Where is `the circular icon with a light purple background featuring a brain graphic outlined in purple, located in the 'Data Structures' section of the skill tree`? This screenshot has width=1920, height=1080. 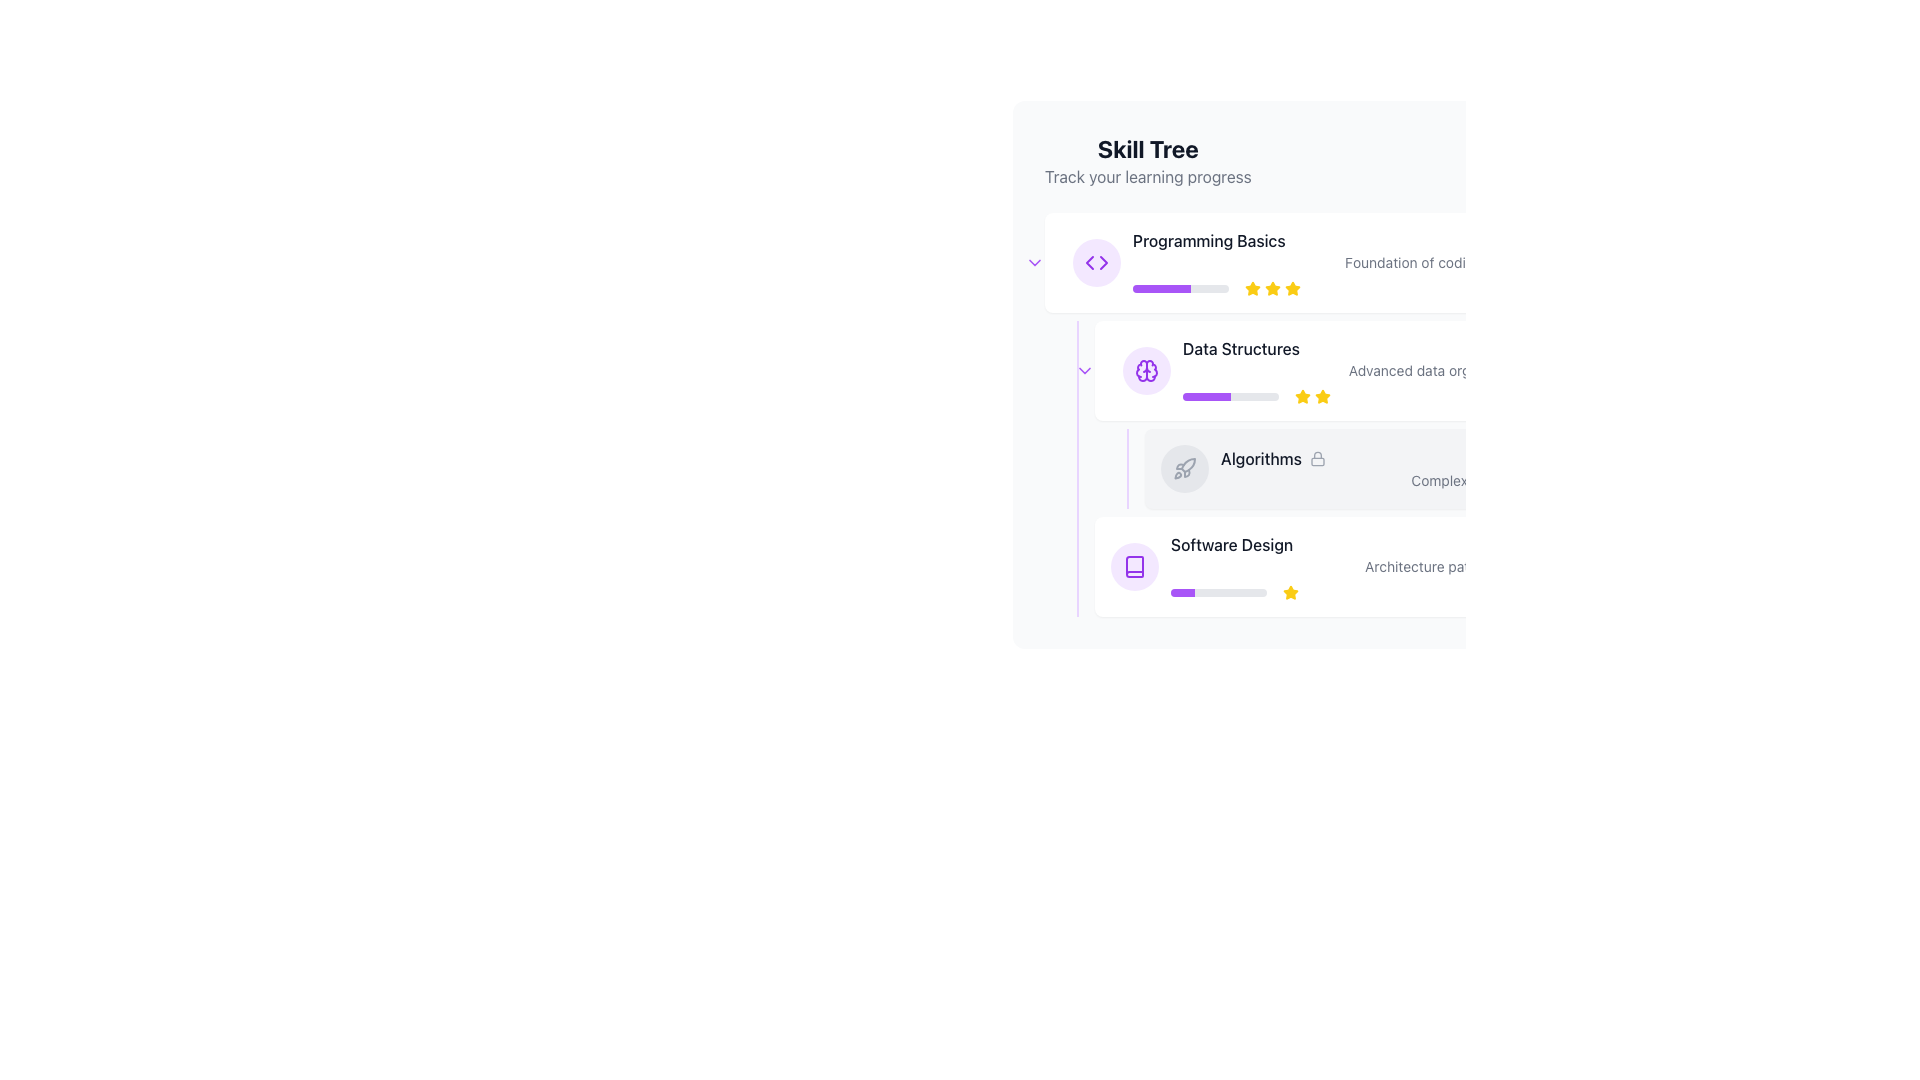
the circular icon with a light purple background featuring a brain graphic outlined in purple, located in the 'Data Structures' section of the skill tree is located at coordinates (1147, 370).